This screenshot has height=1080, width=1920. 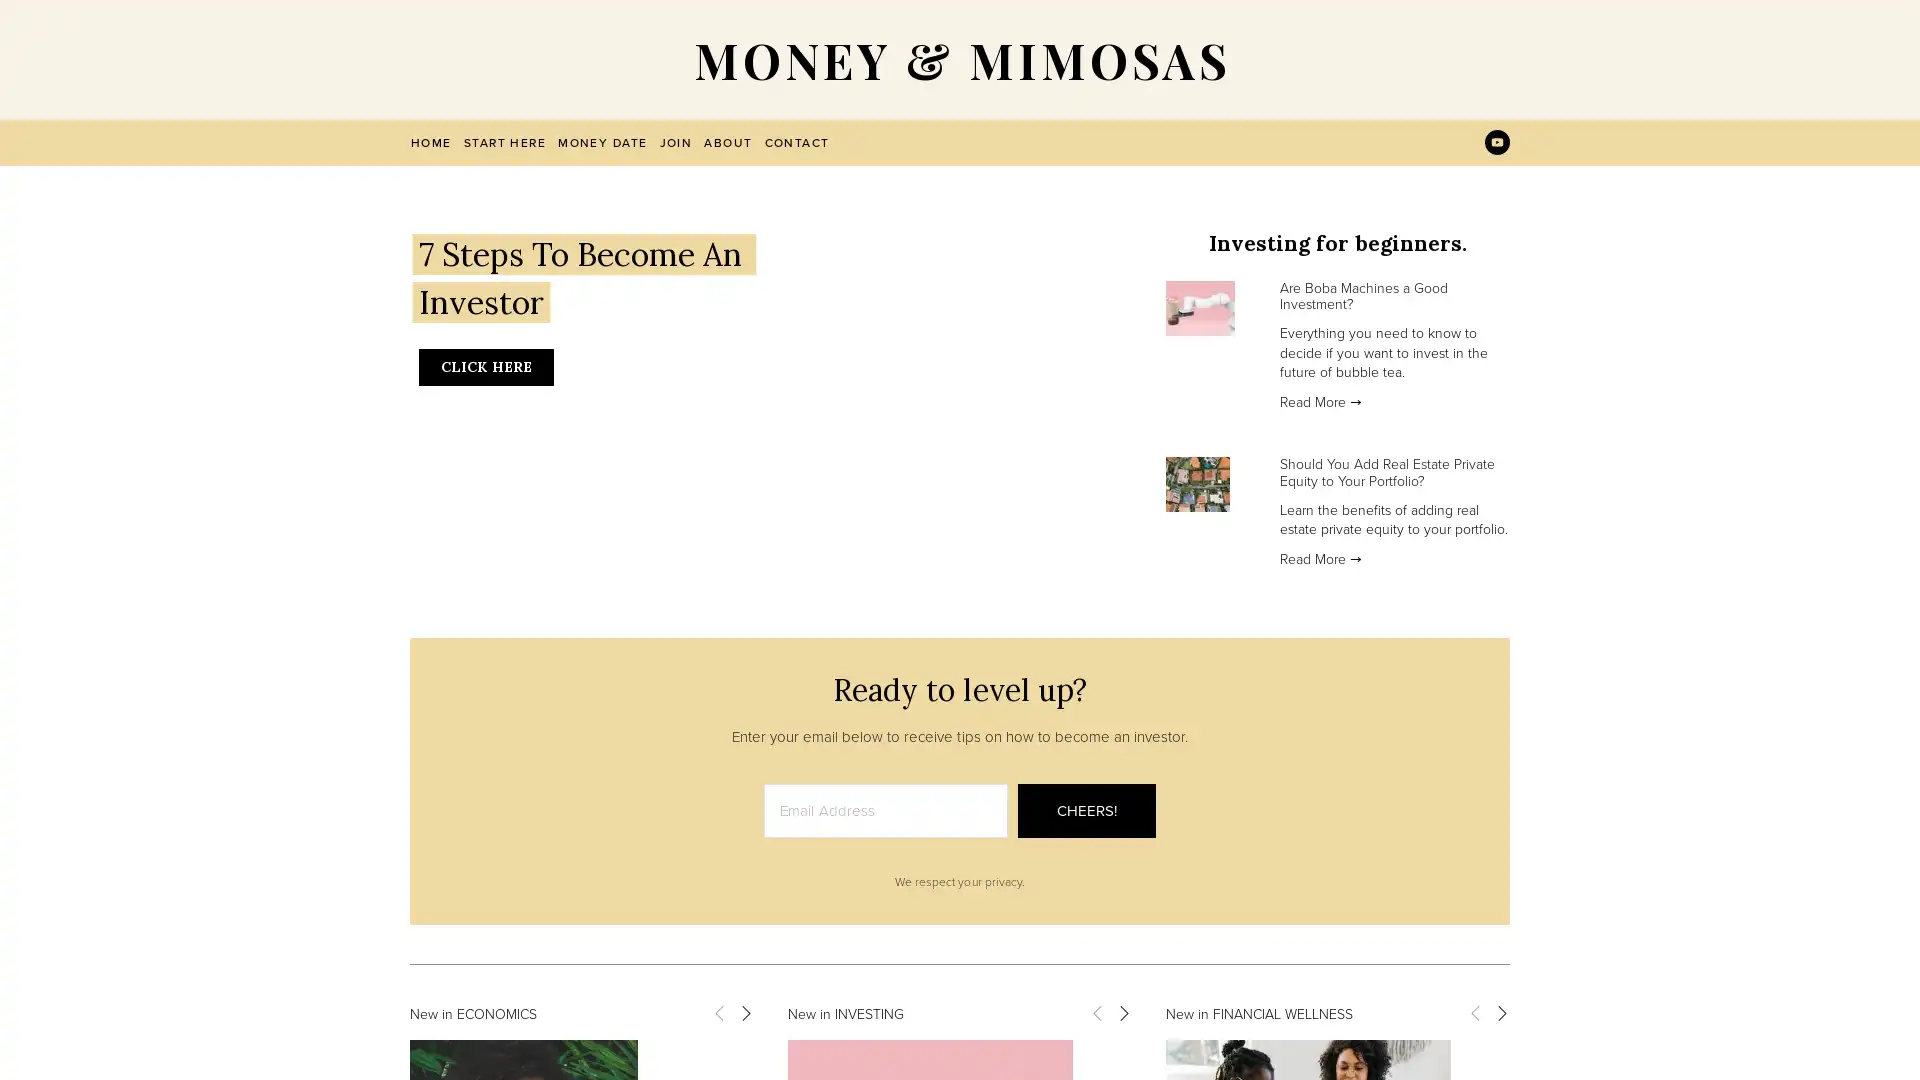 I want to click on Previous, so click(x=719, y=1011).